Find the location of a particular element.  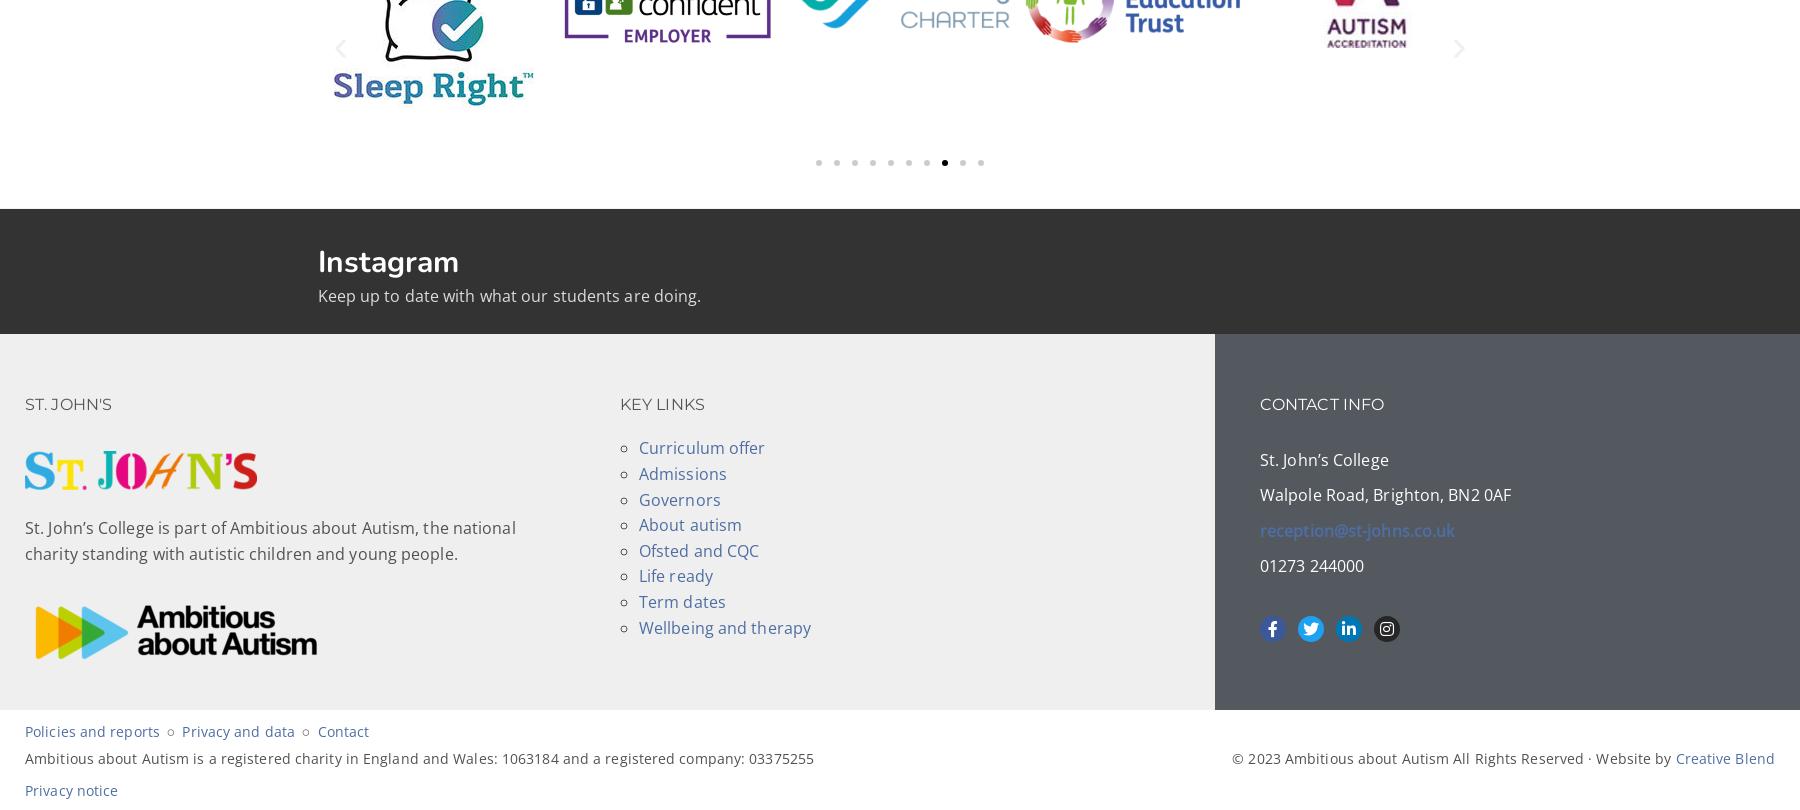

'01273 244000' is located at coordinates (1311, 564).